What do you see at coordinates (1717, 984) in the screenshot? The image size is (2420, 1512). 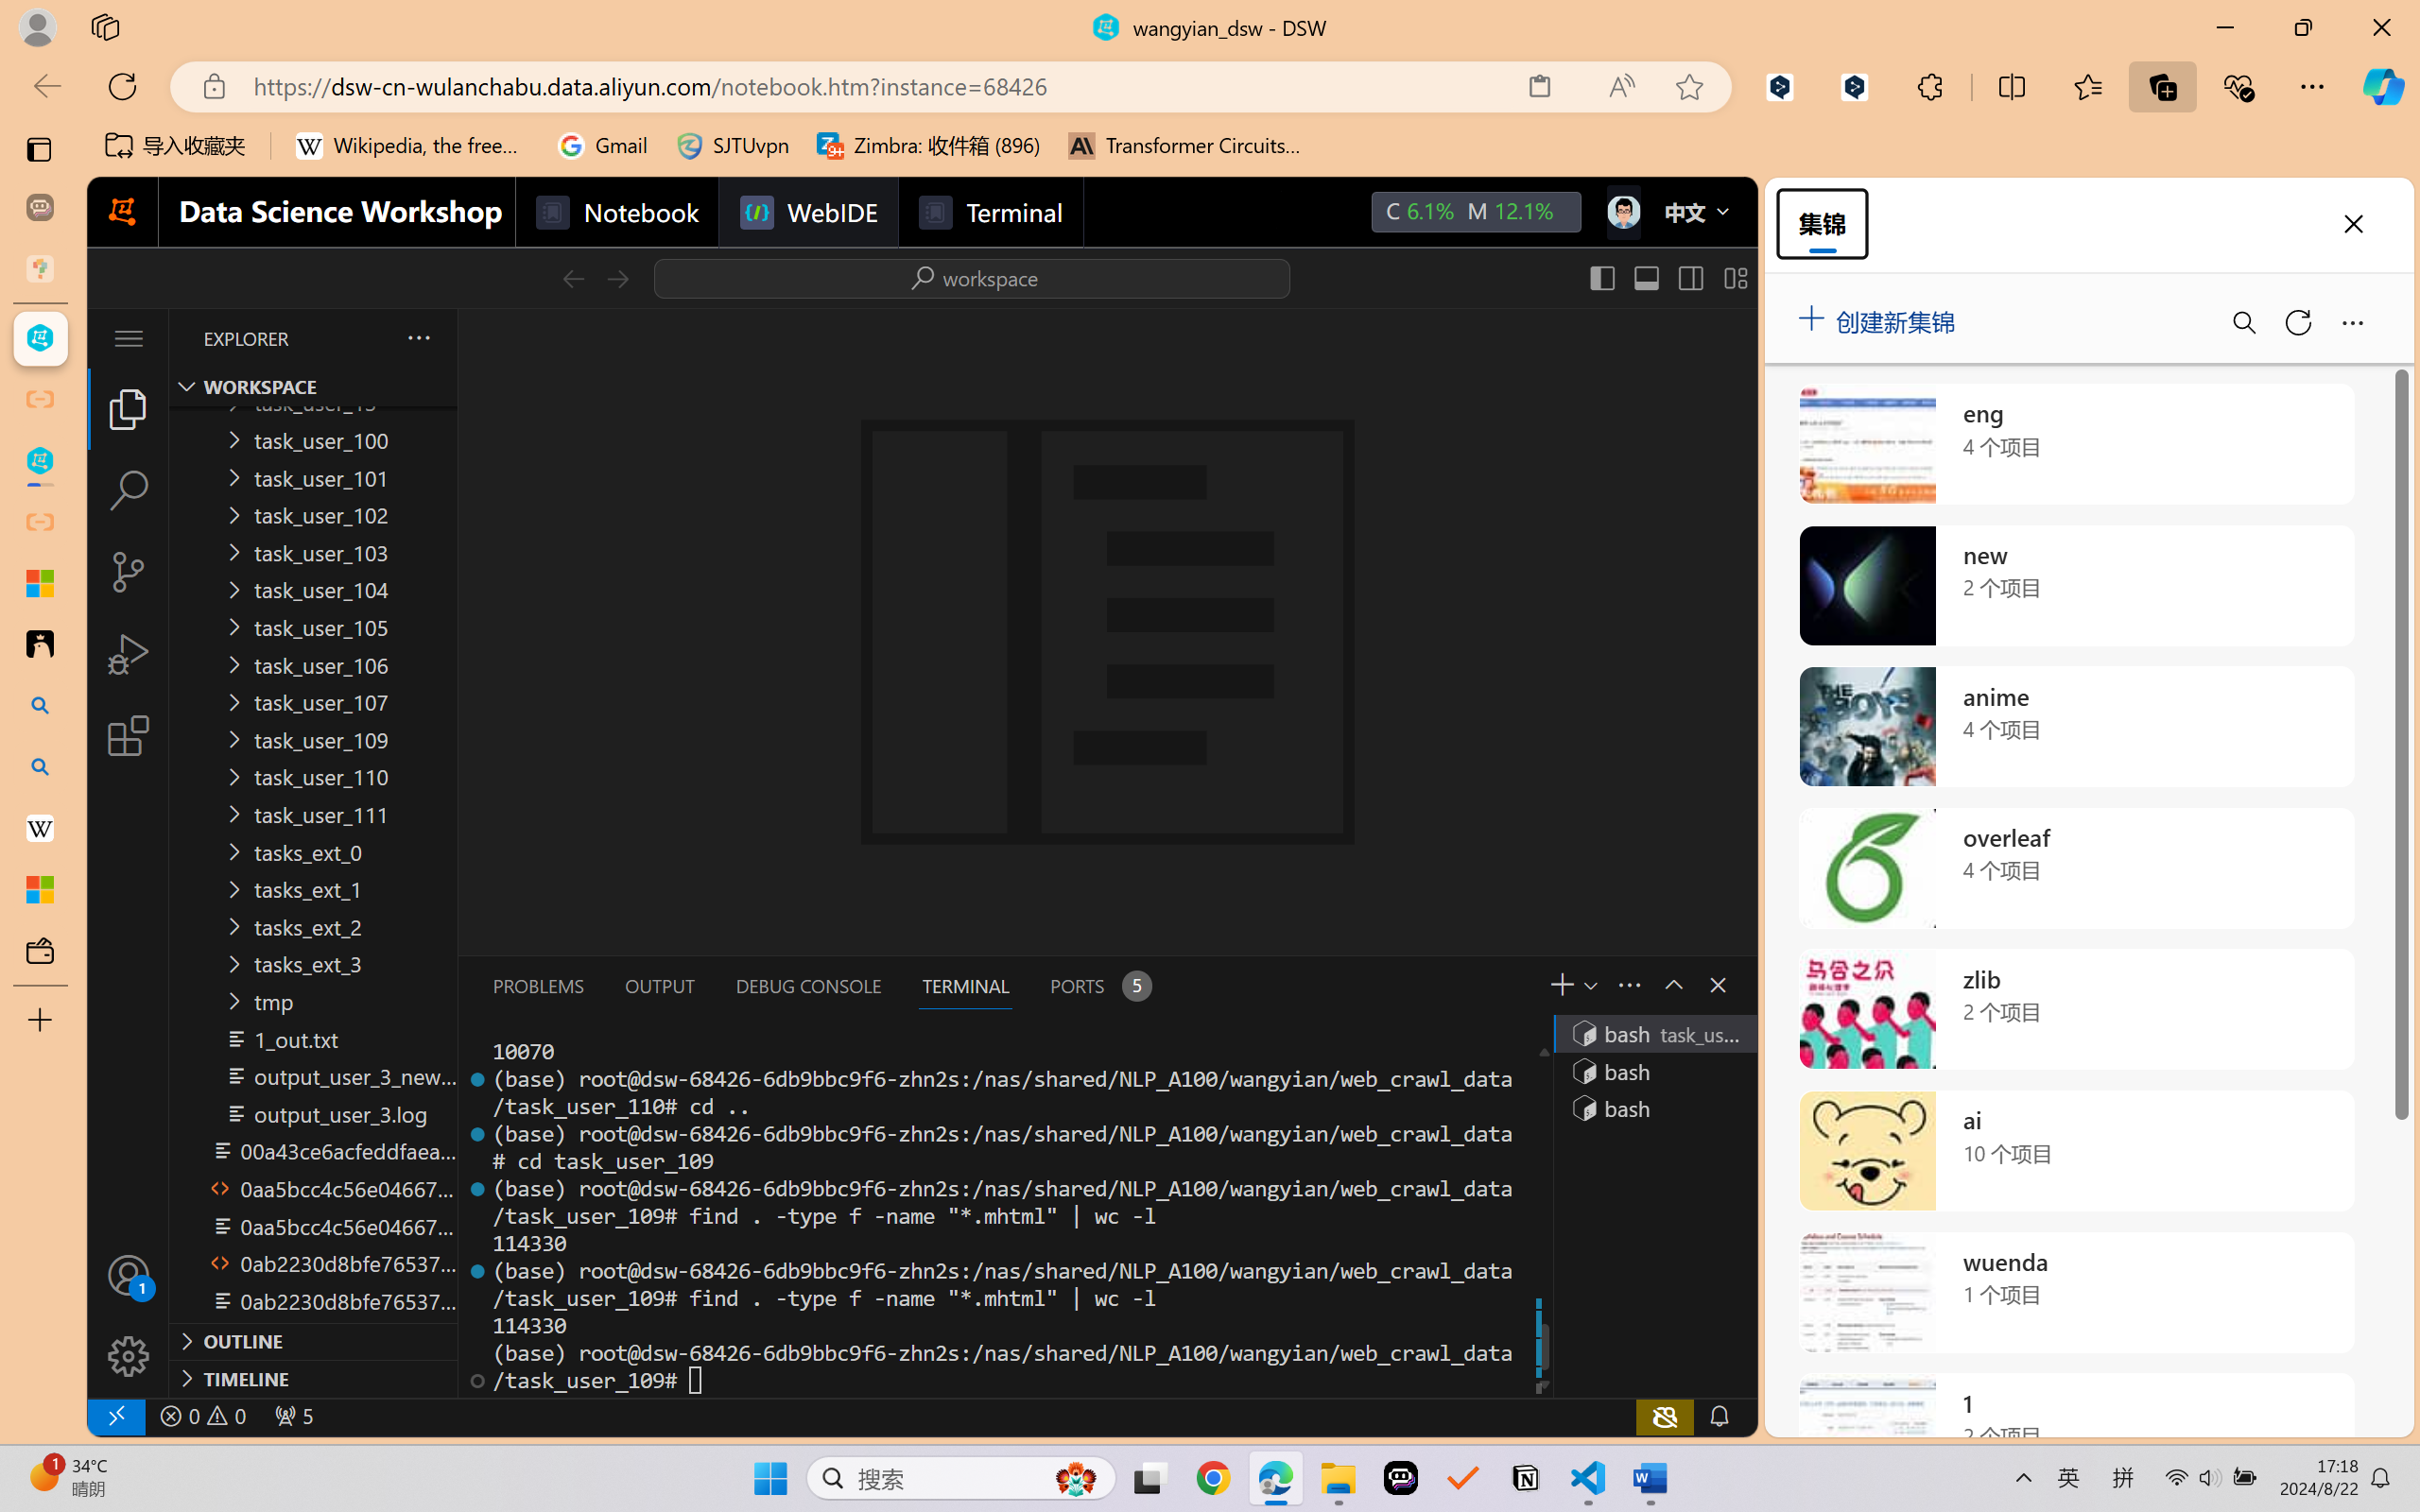 I see `'Close Panel'` at bounding box center [1717, 984].